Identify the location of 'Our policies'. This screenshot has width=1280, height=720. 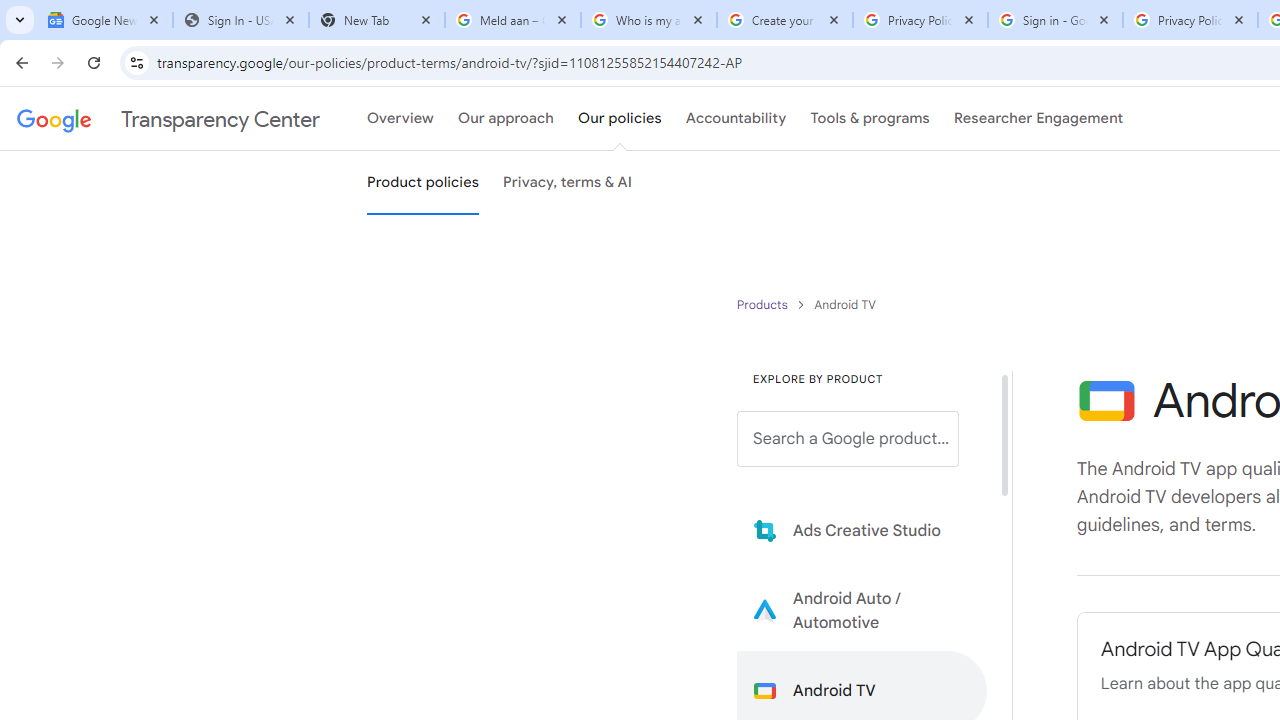
(619, 119).